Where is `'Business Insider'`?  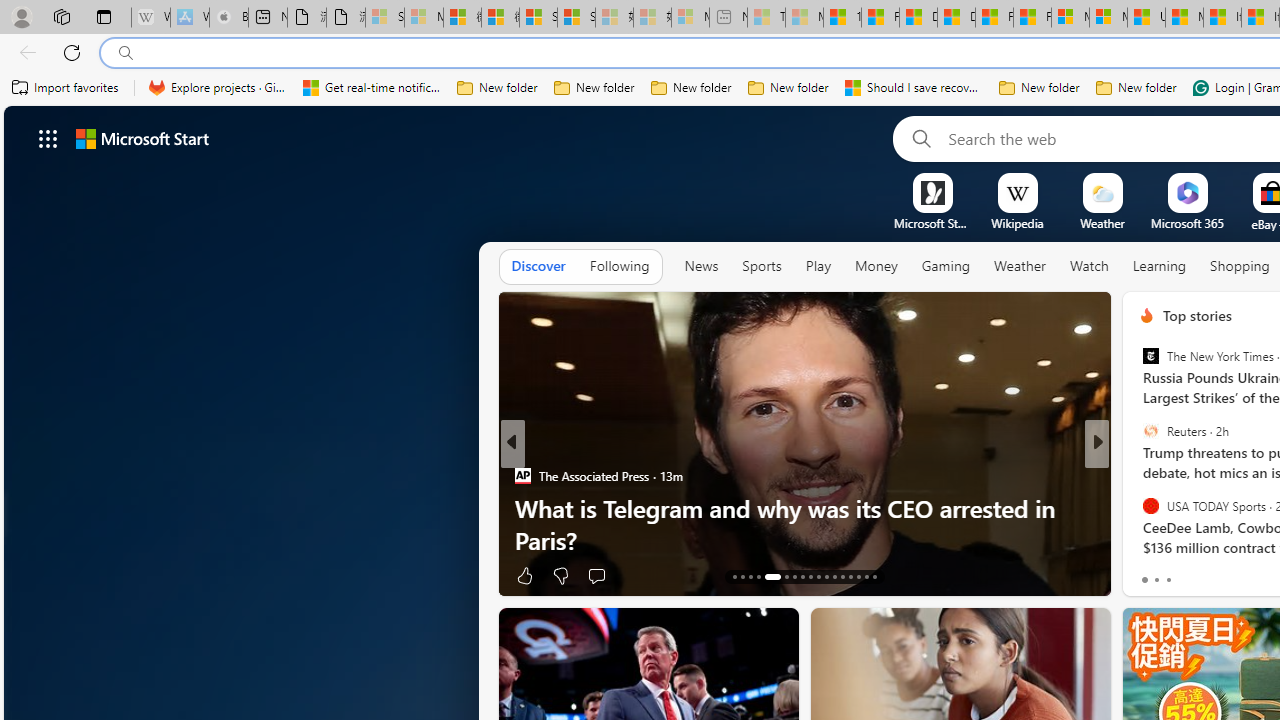 'Business Insider' is located at coordinates (1138, 475).